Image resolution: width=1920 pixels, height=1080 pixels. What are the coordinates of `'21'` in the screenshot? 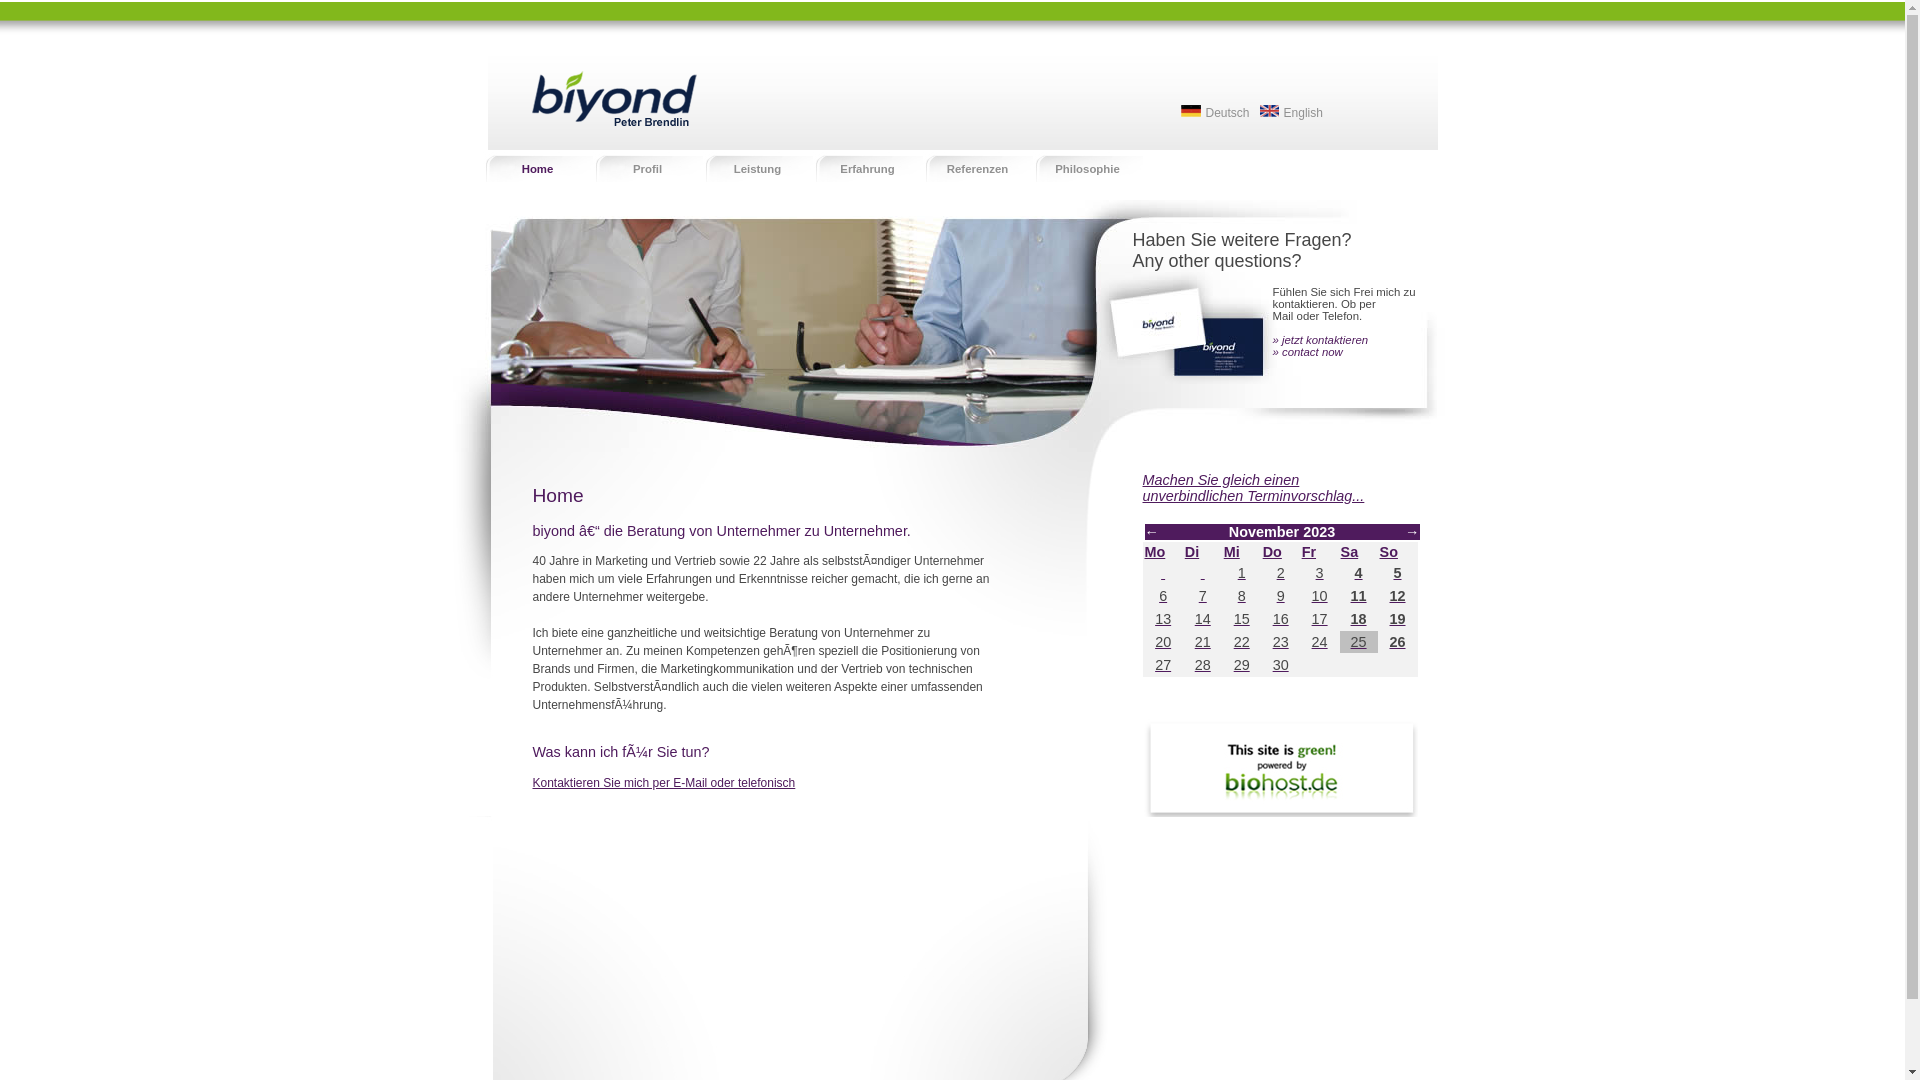 It's located at (1202, 641).